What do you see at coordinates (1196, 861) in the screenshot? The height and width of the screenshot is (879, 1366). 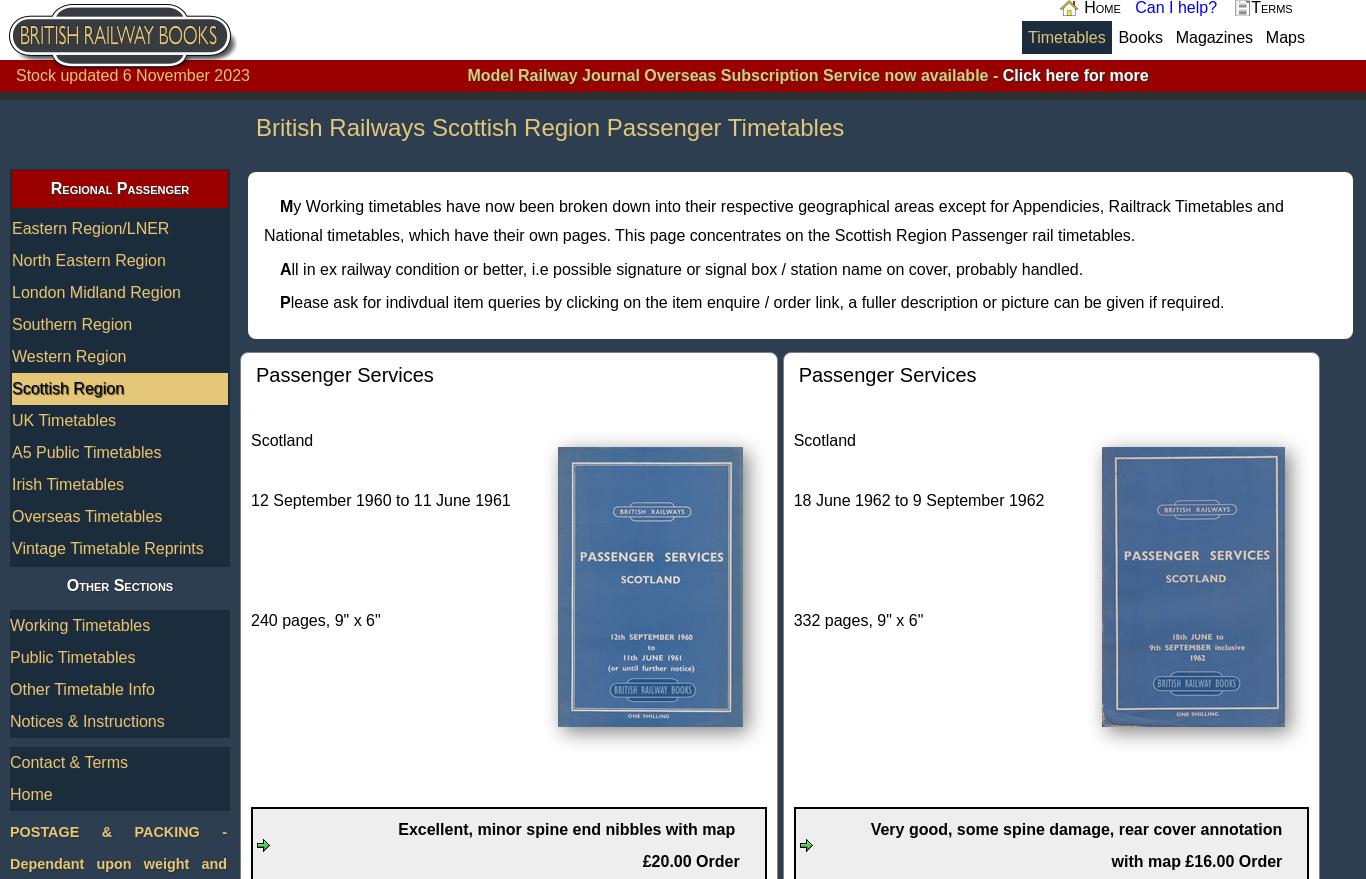 I see `'with map £16.00 Order'` at bounding box center [1196, 861].